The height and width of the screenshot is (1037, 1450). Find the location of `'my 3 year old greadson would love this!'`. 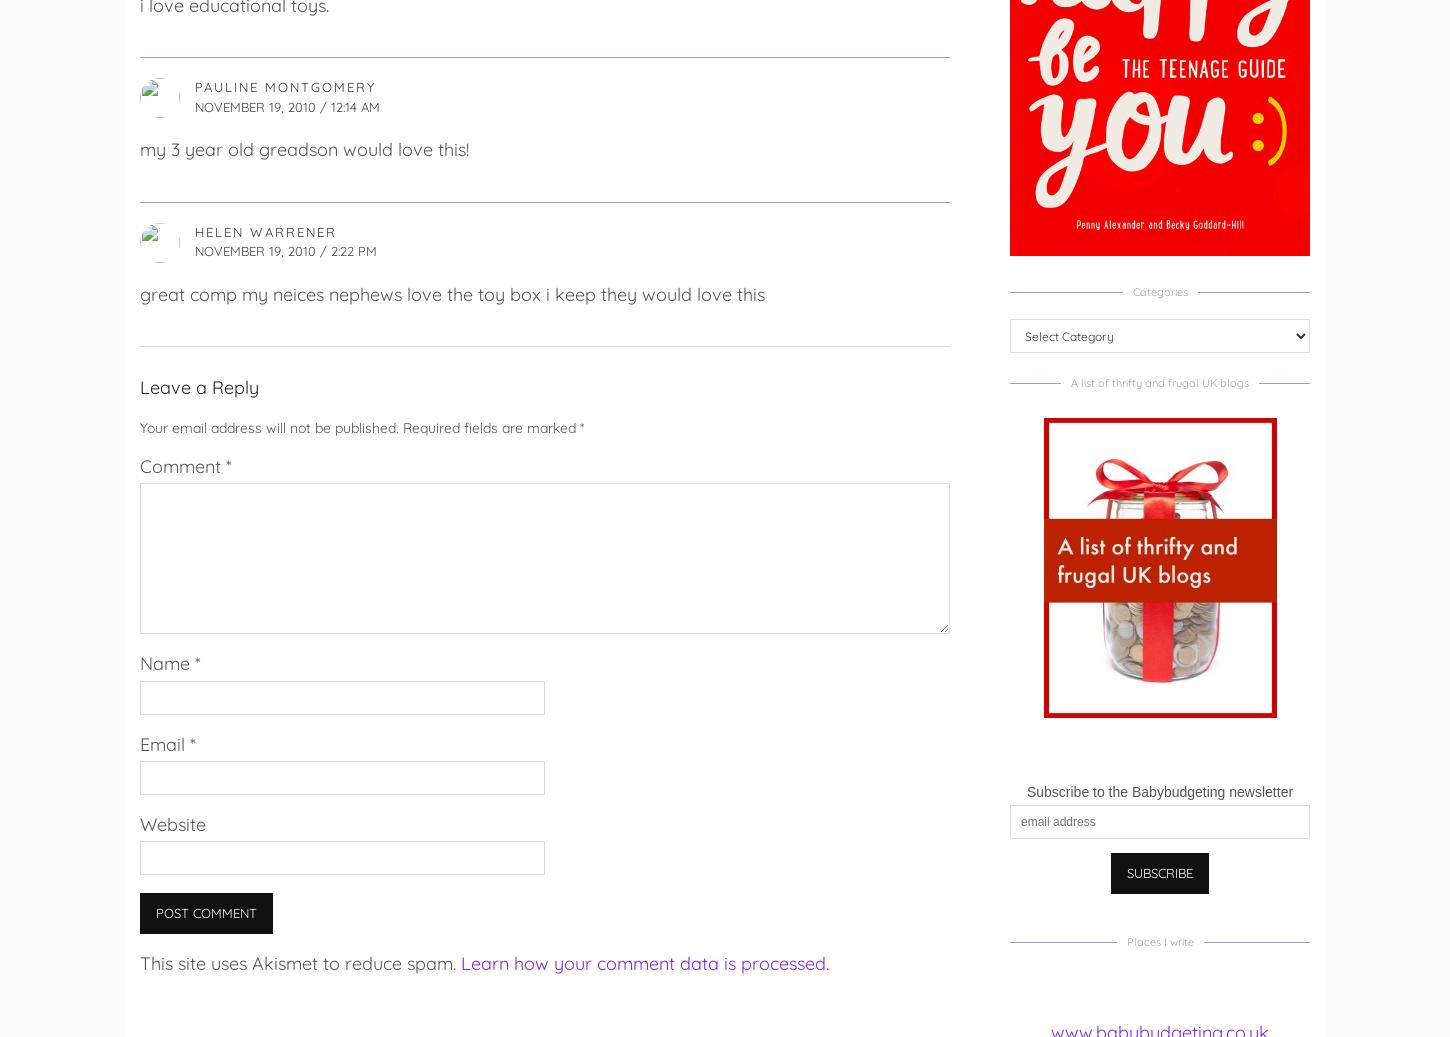

'my 3 year old greadson would love this!' is located at coordinates (139, 148).